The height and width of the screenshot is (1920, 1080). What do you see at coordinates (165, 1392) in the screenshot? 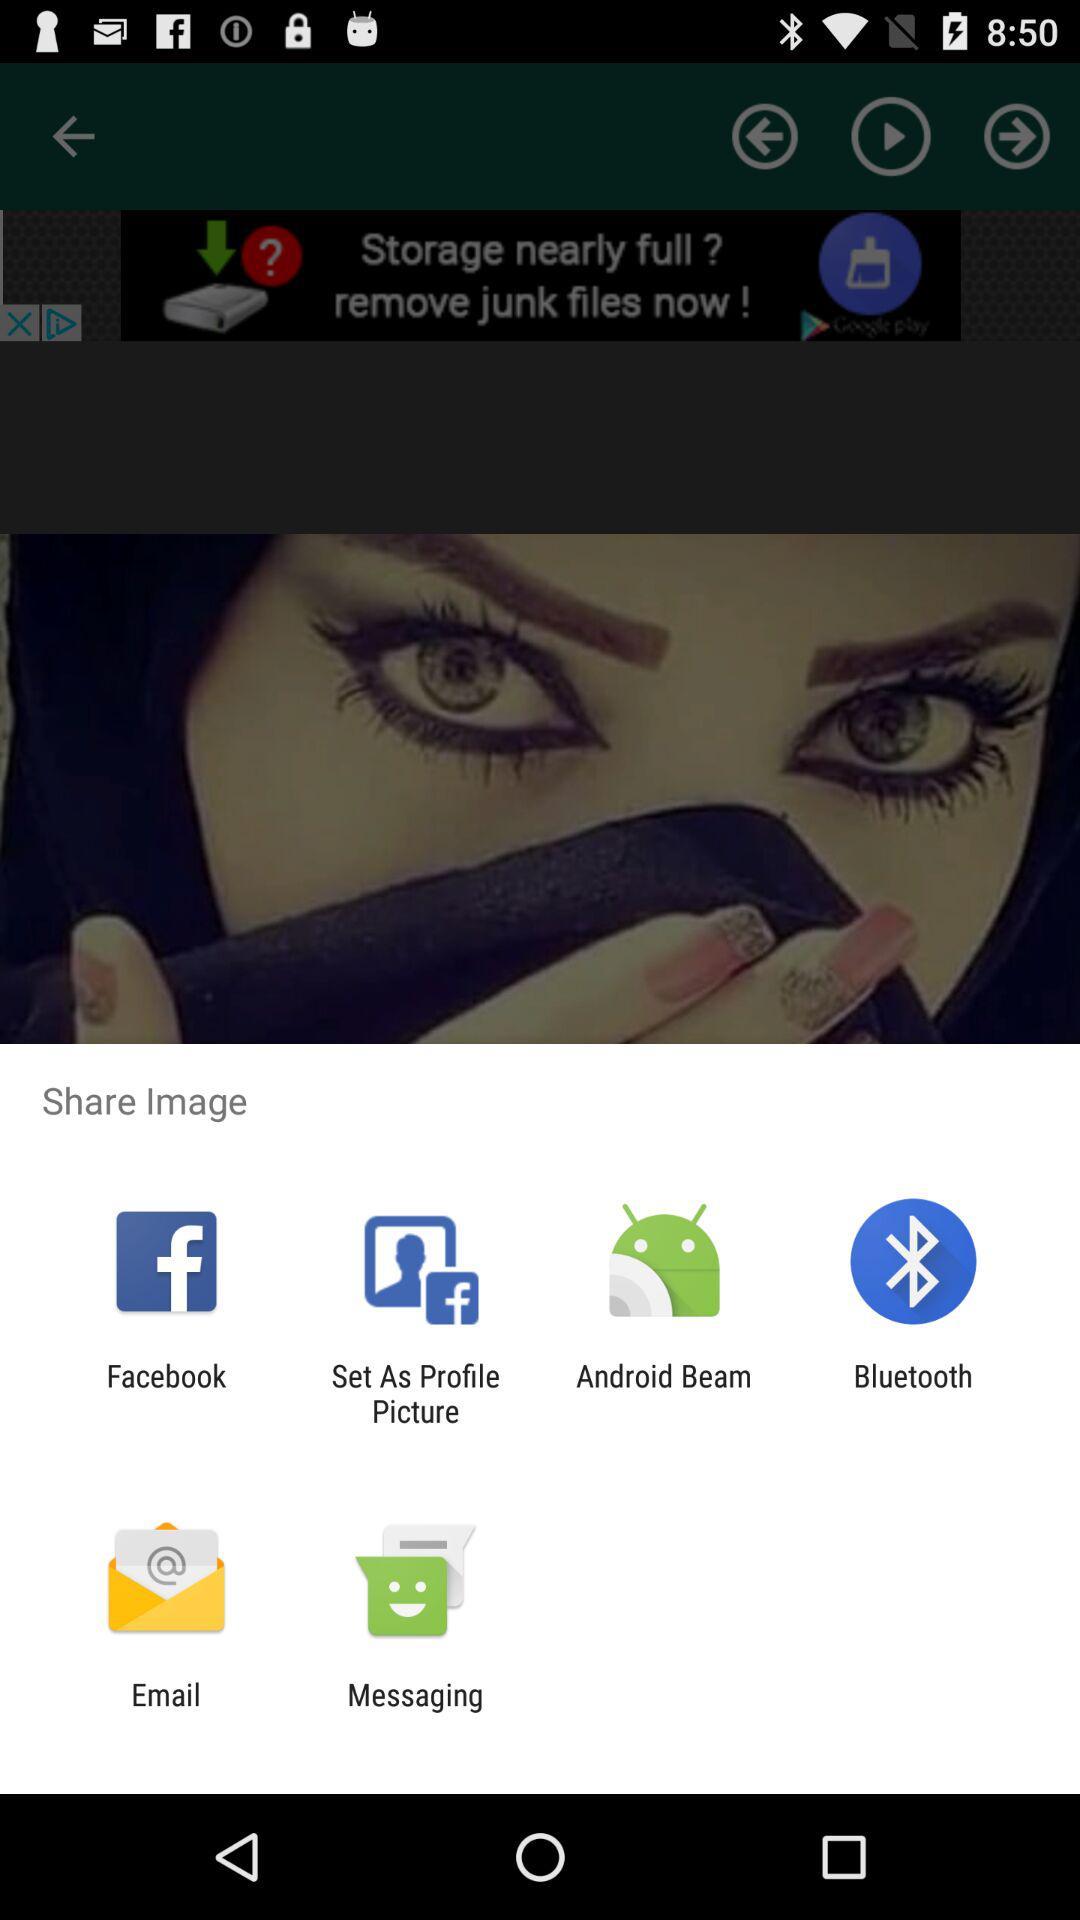
I see `the app next to the set as profile` at bounding box center [165, 1392].